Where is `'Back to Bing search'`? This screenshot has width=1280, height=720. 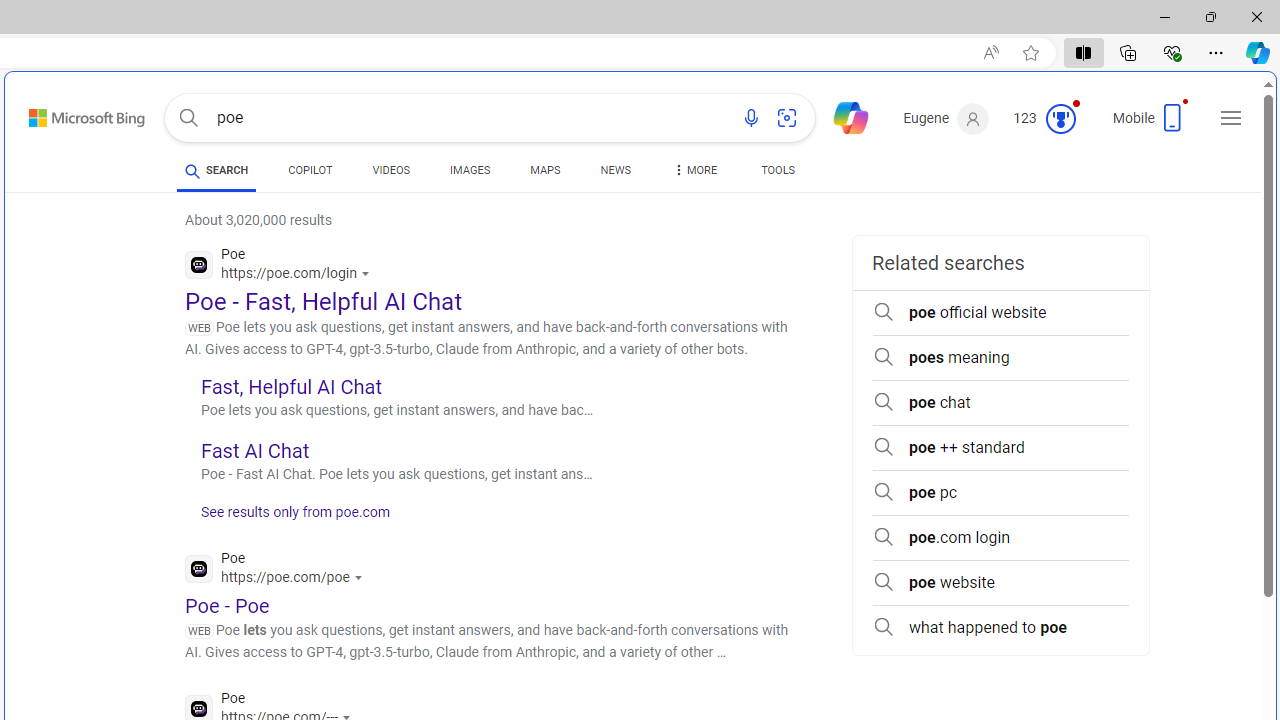 'Back to Bing search' is located at coordinates (74, 114).